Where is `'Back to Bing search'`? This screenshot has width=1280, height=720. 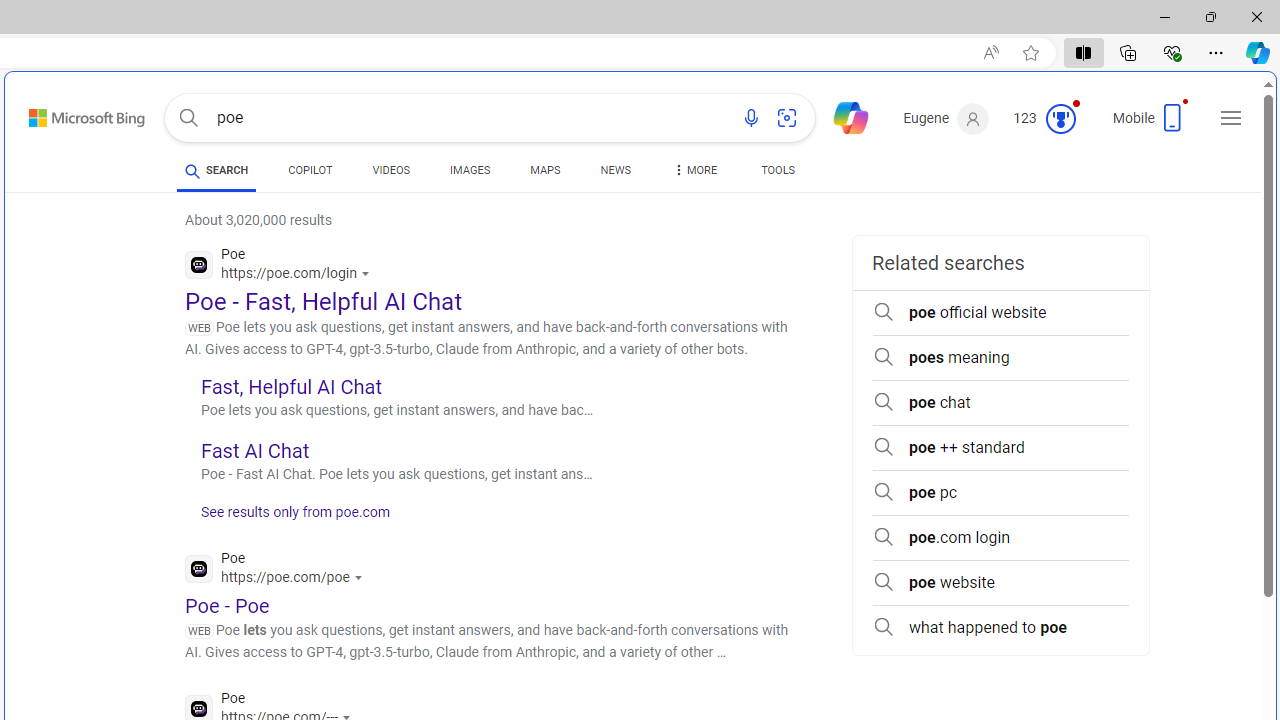 'Back to Bing search' is located at coordinates (74, 114).